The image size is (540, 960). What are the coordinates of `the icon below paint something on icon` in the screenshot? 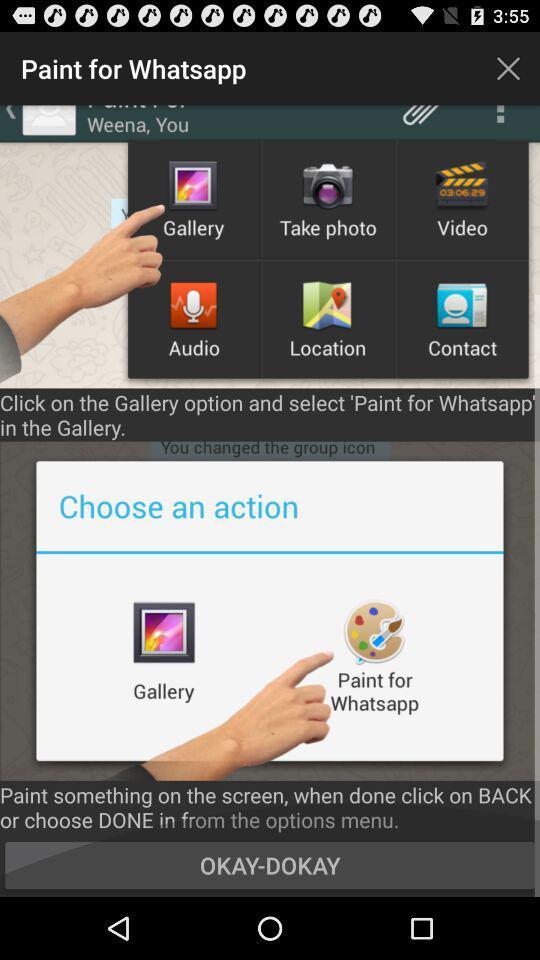 It's located at (270, 864).